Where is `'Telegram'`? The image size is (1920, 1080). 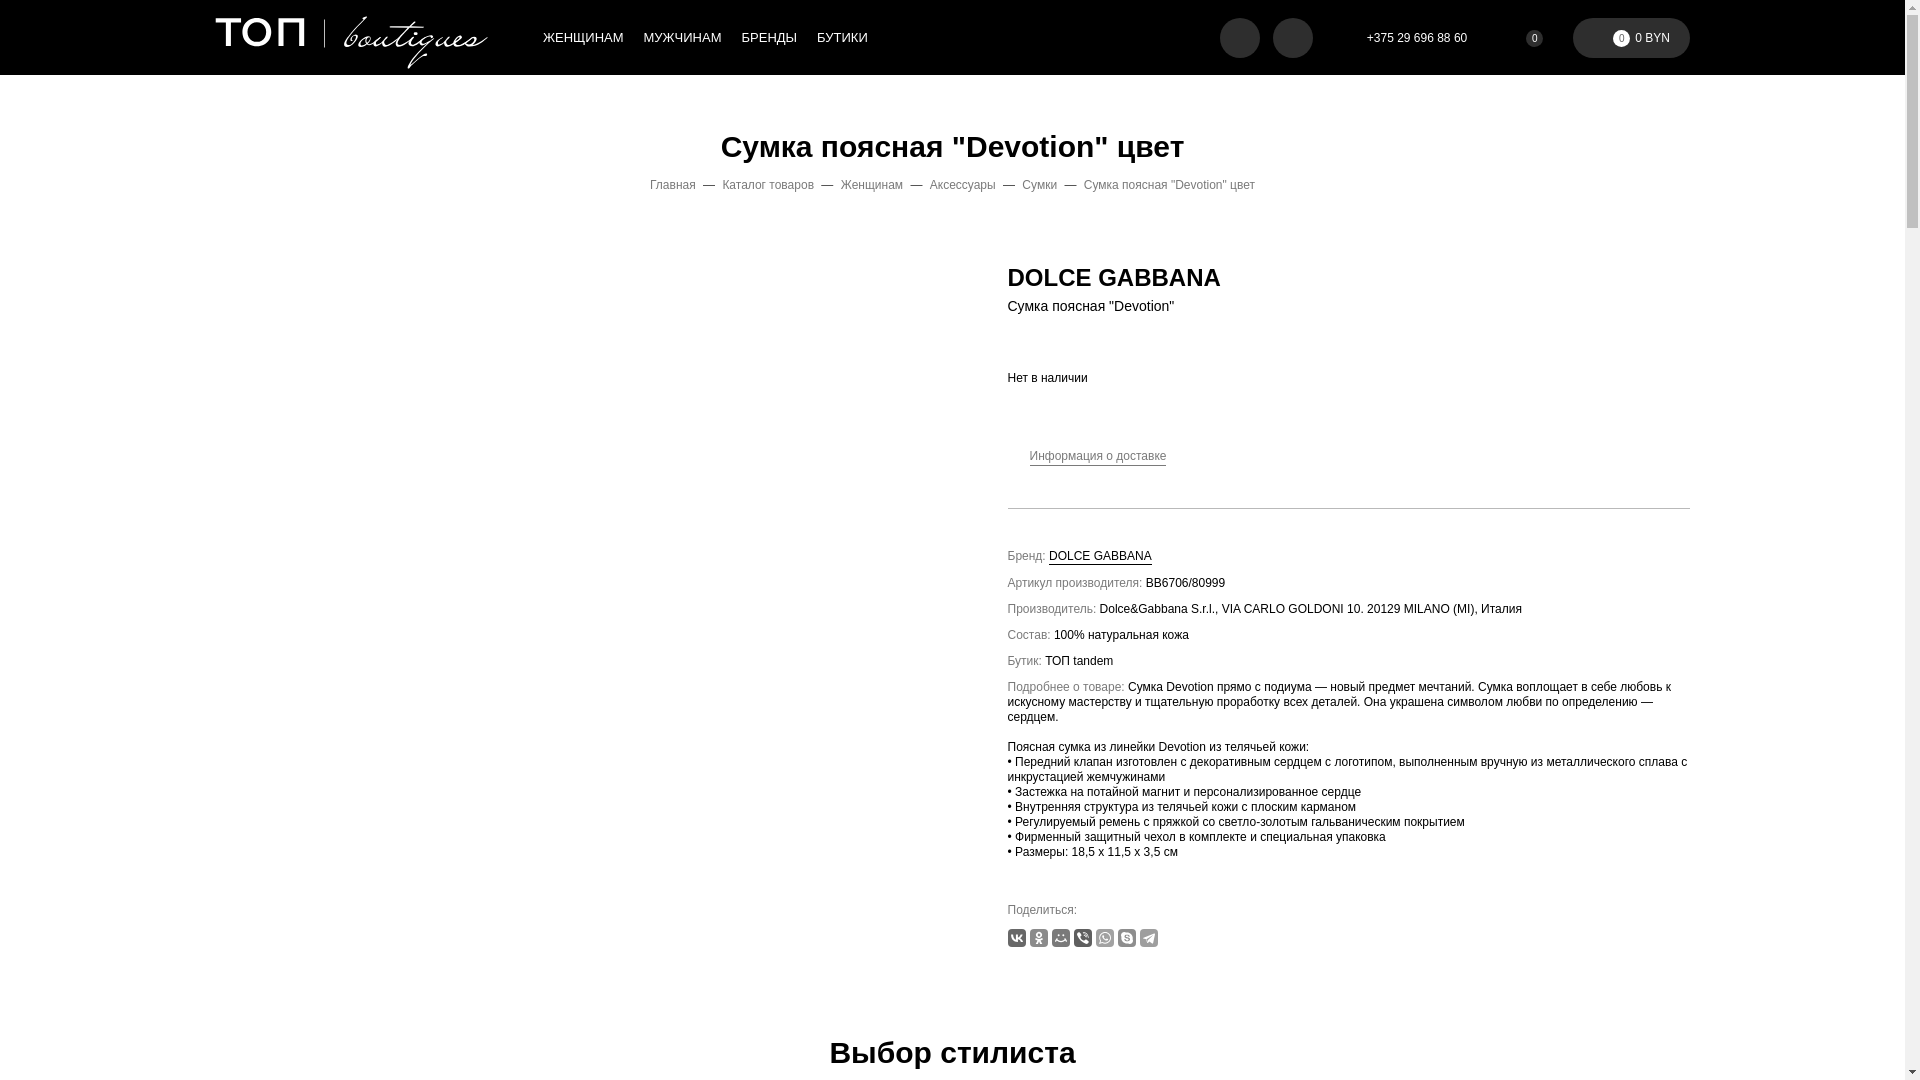 'Telegram' is located at coordinates (1148, 937).